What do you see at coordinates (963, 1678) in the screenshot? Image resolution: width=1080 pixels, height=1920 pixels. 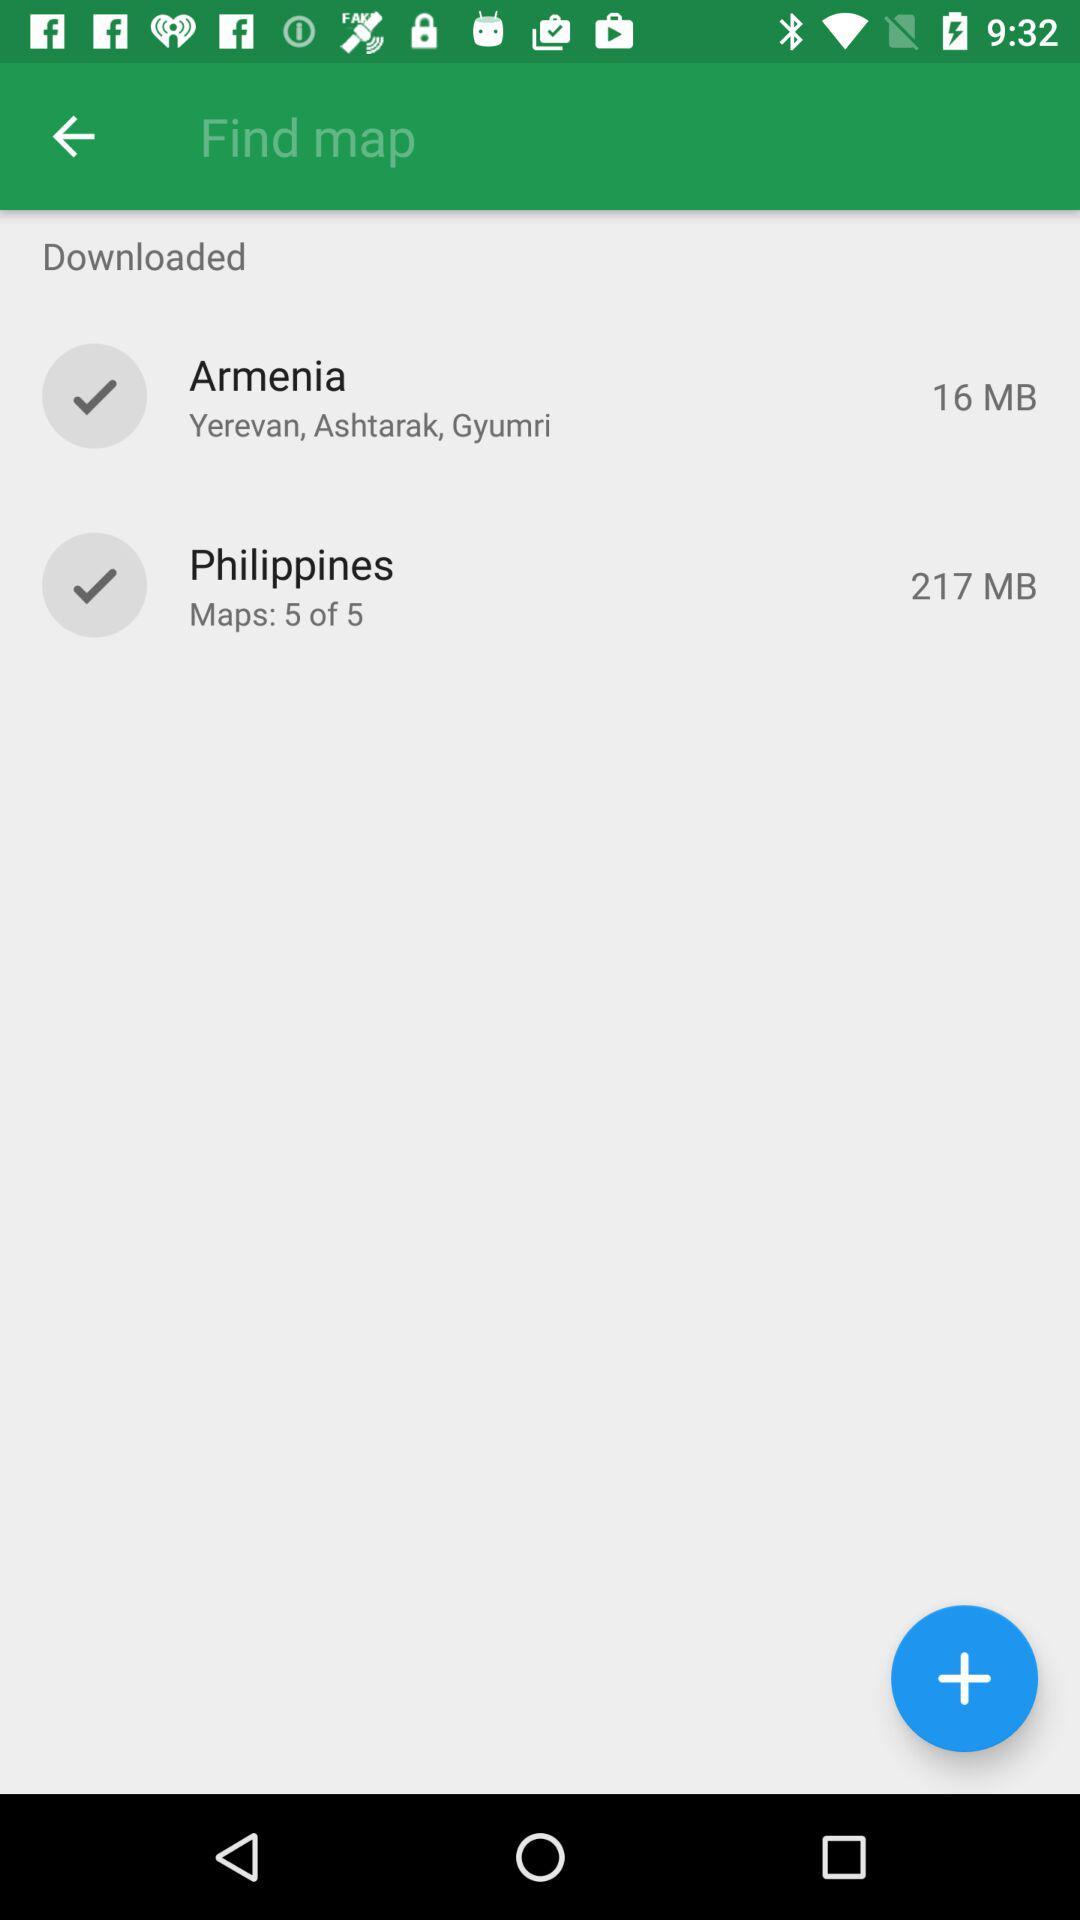 I see `the add icon` at bounding box center [963, 1678].